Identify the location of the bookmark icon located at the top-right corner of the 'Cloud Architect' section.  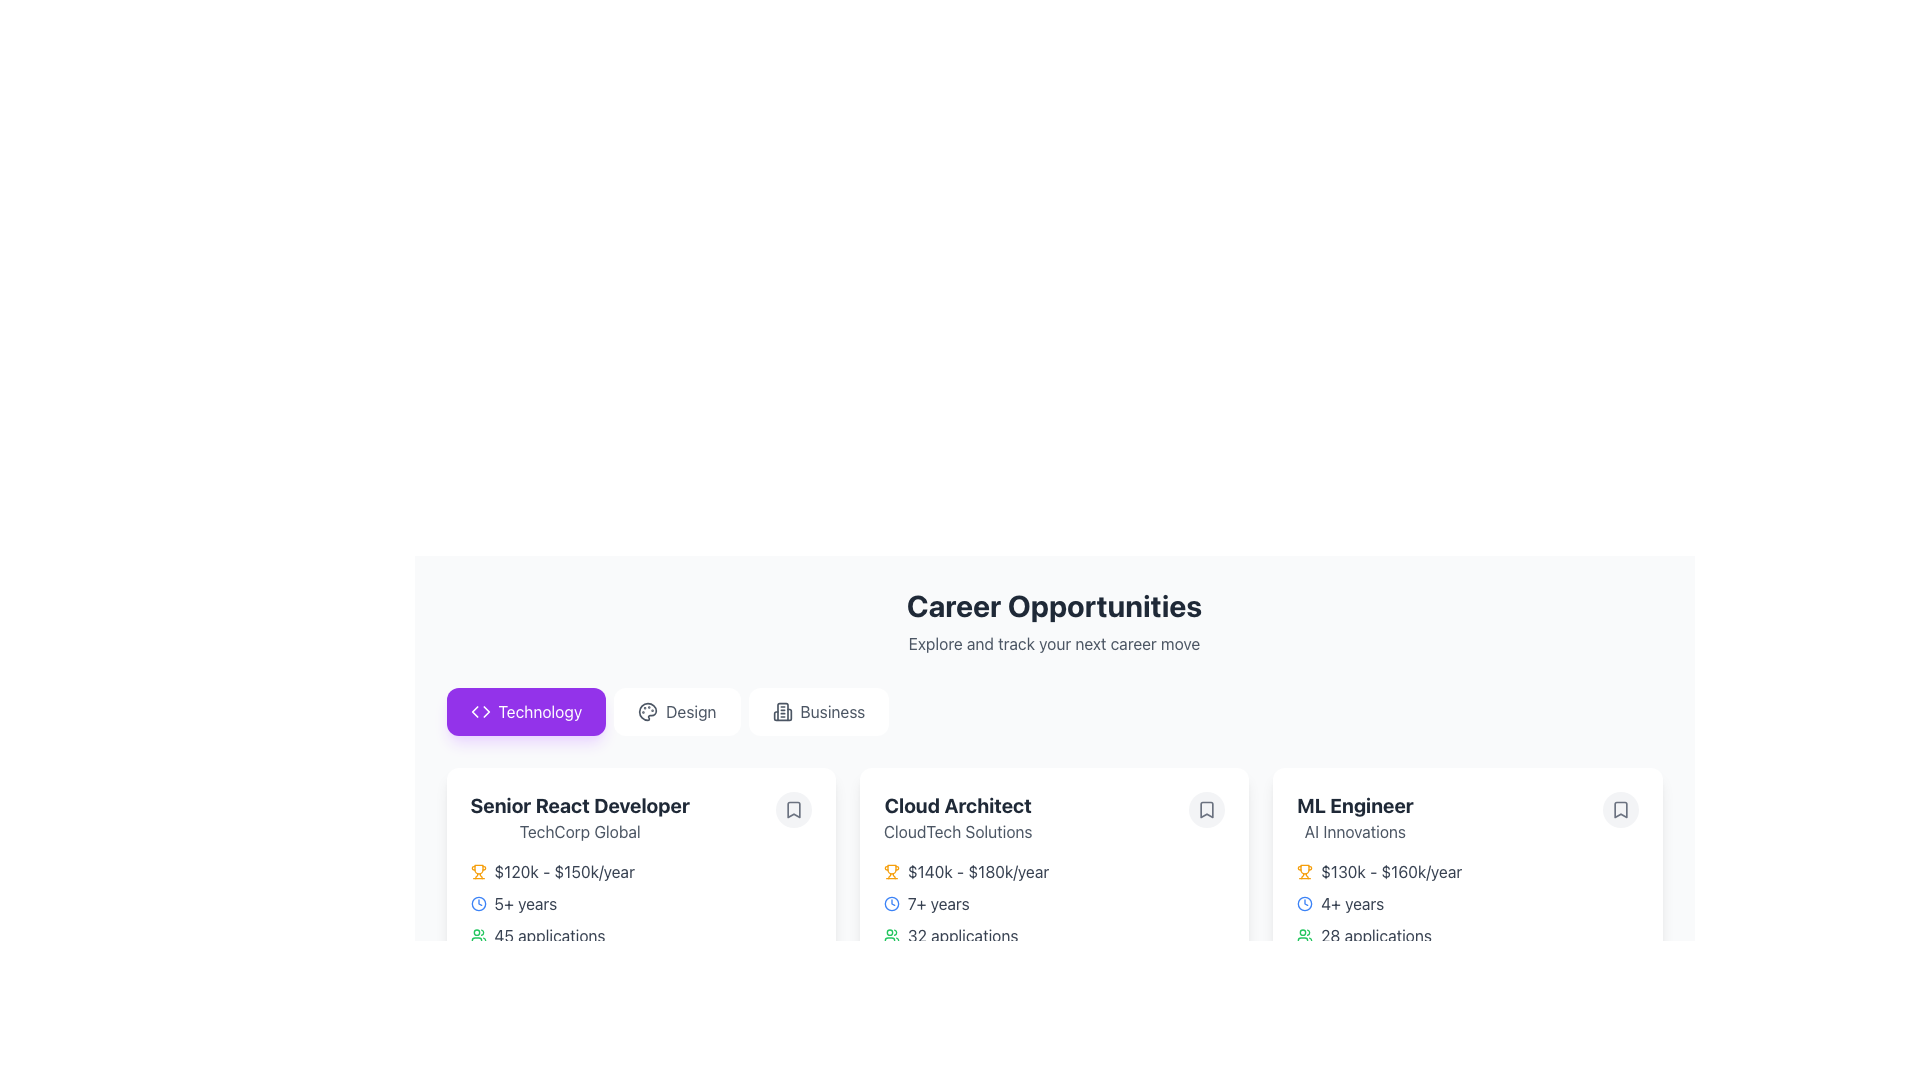
(1206, 810).